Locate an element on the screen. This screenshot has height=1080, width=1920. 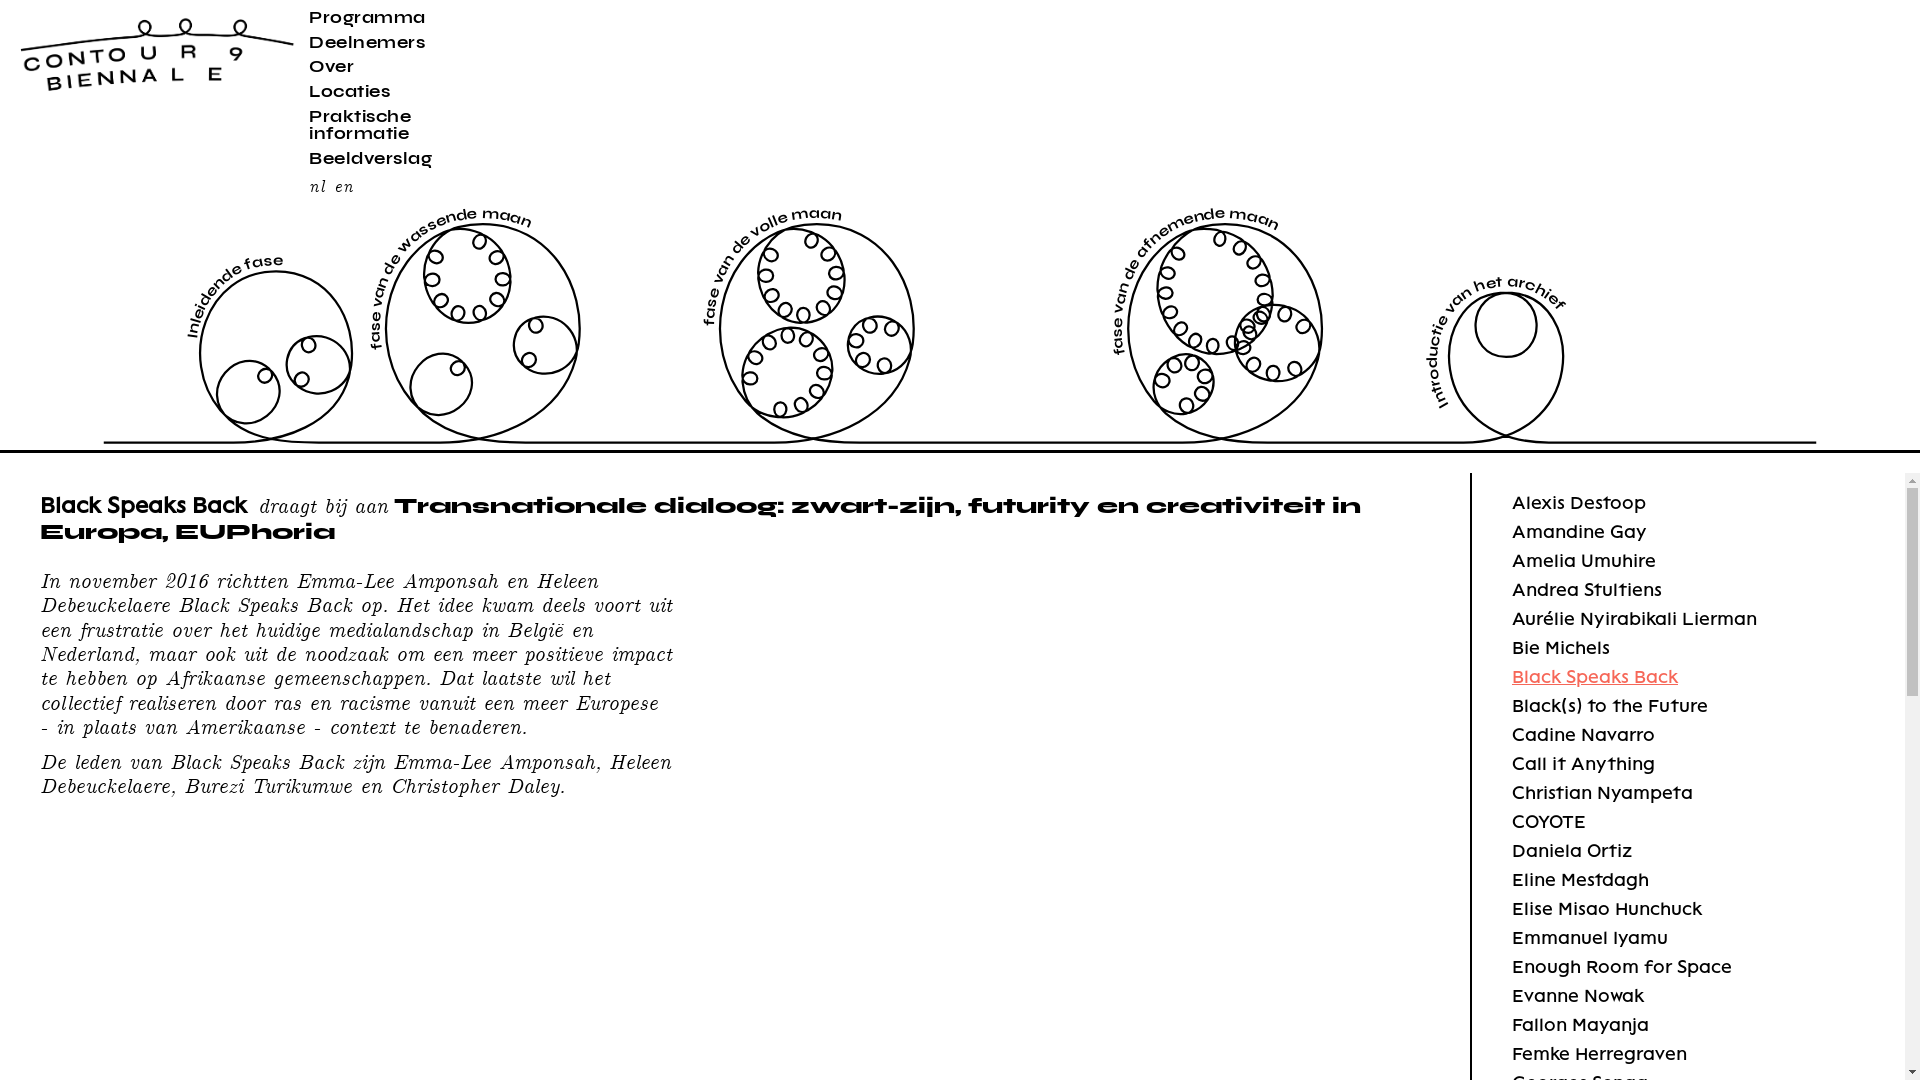
'Black(s) to the Future' is located at coordinates (1609, 704).